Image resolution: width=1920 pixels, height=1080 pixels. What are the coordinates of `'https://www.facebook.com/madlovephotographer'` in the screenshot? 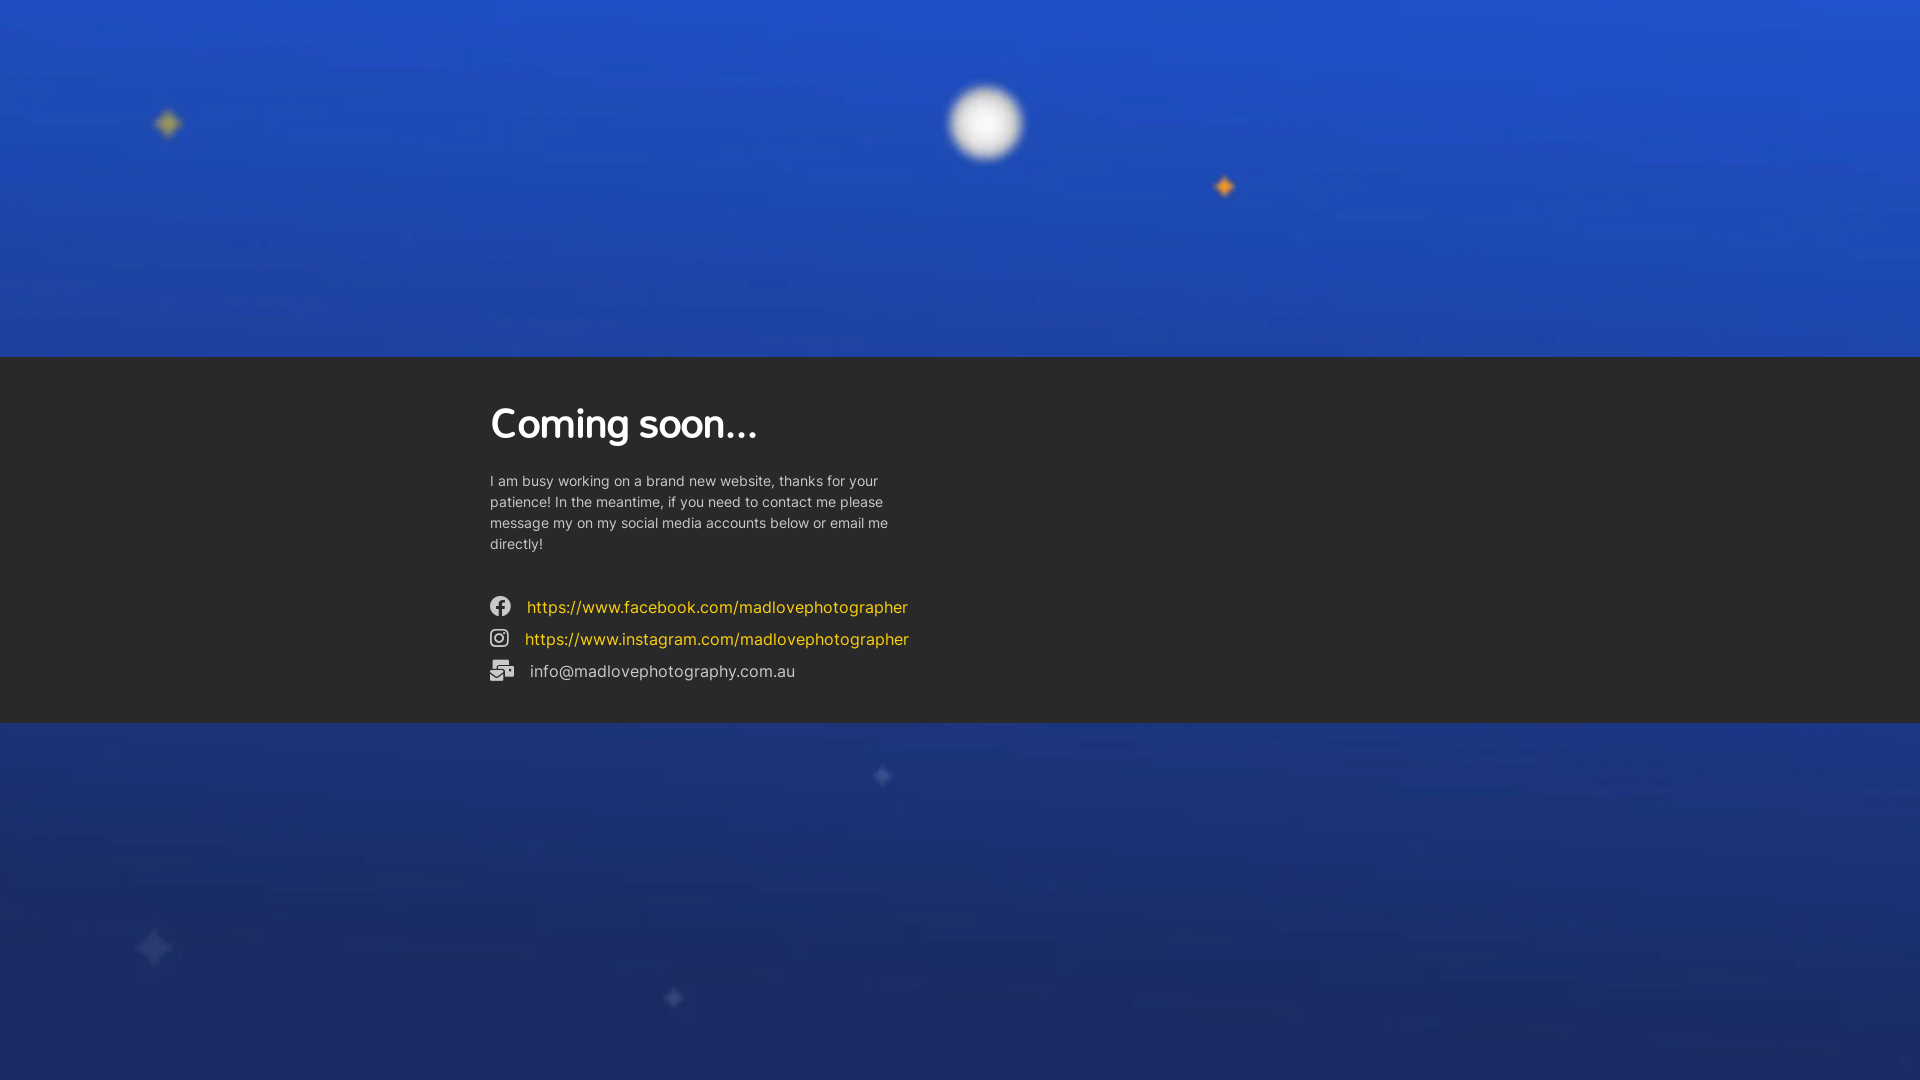 It's located at (717, 605).